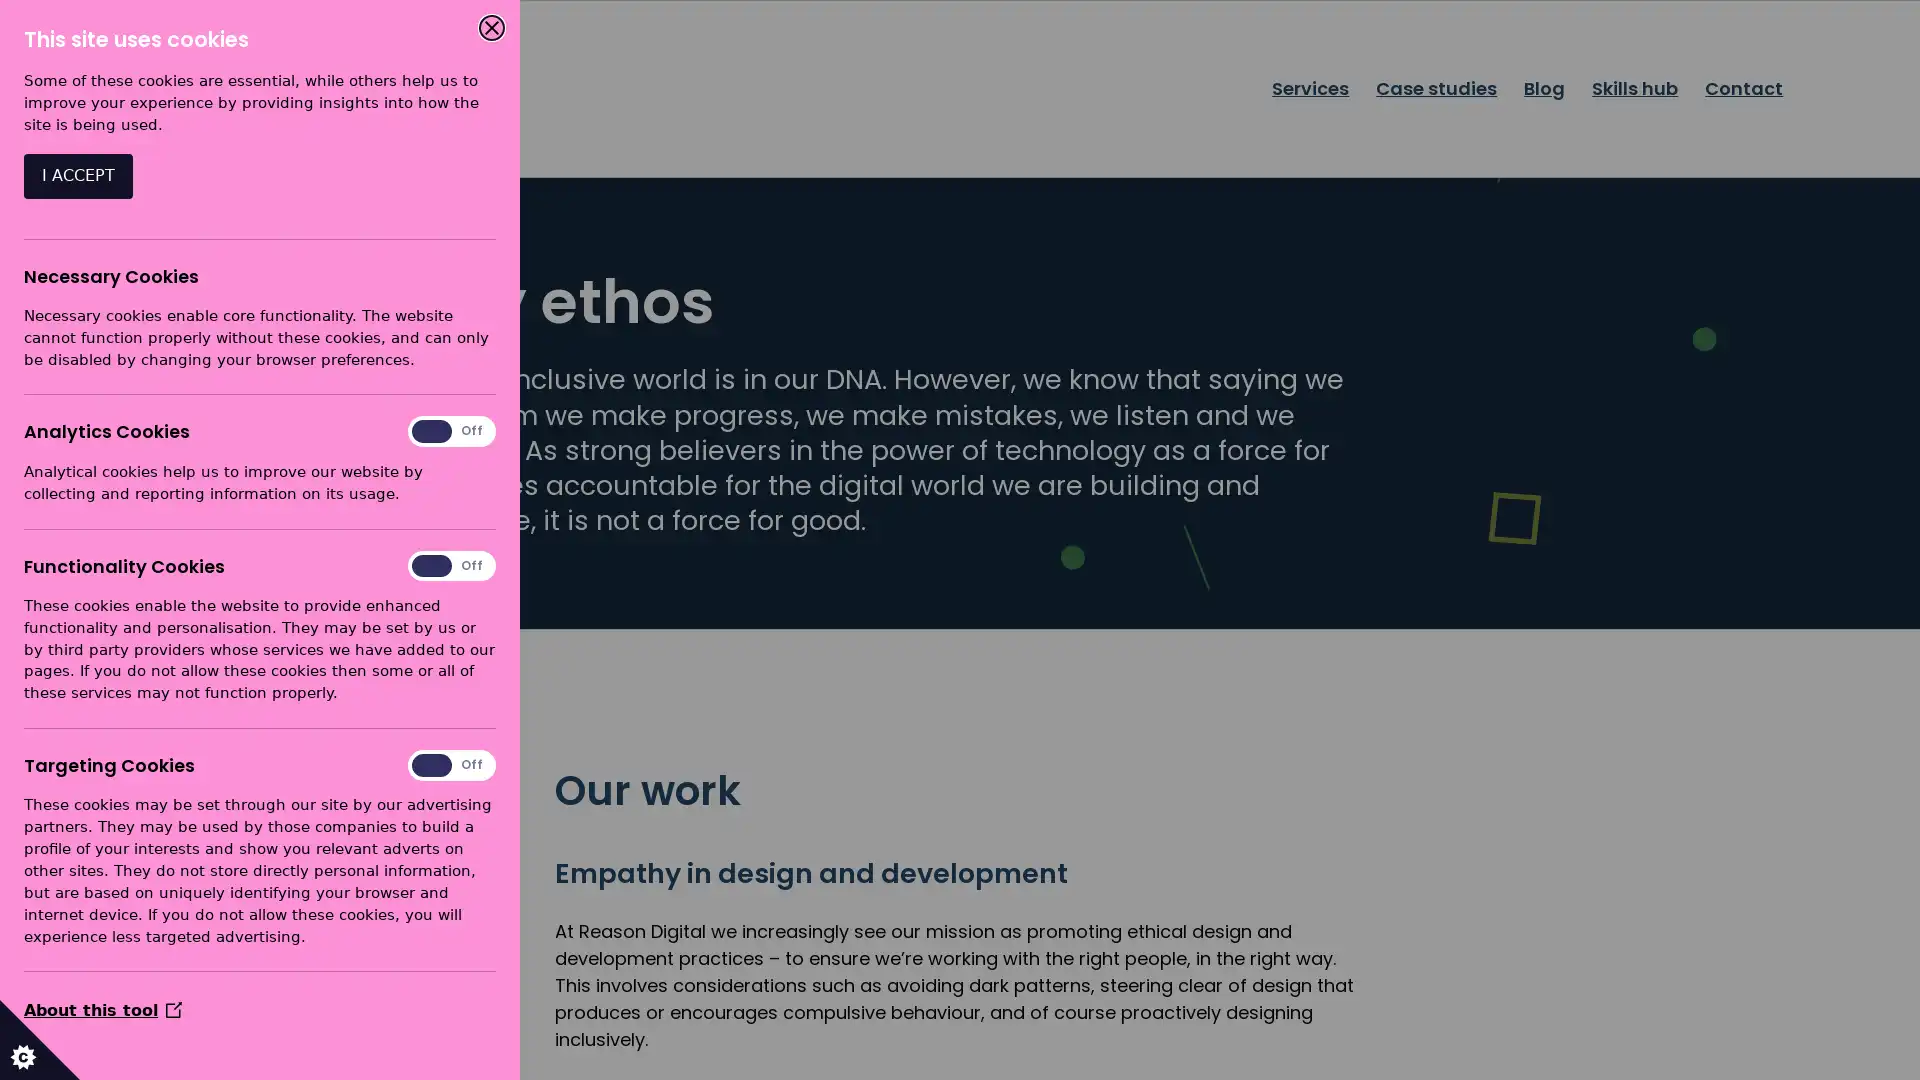  Describe the element at coordinates (491, 27) in the screenshot. I see `Close` at that location.